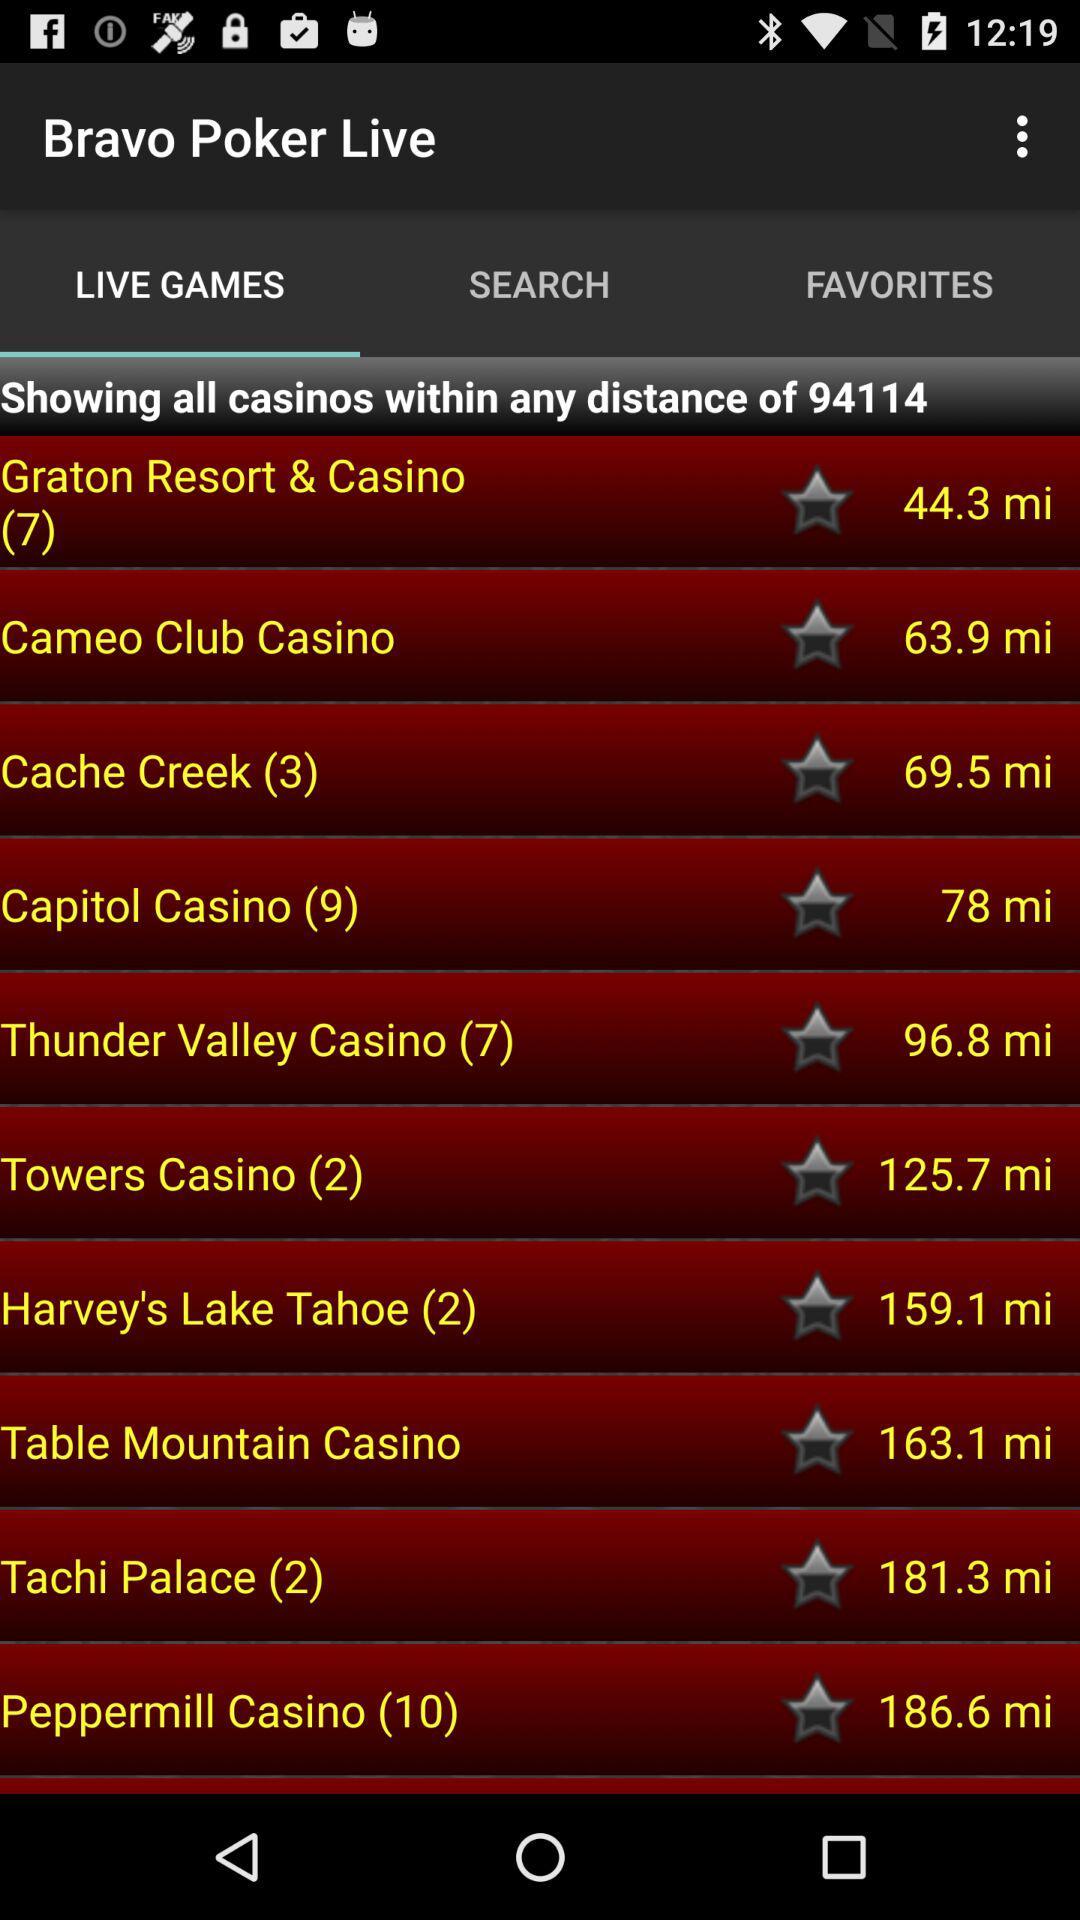 Image resolution: width=1080 pixels, height=1920 pixels. I want to click on harvey s lake item, so click(261, 1306).